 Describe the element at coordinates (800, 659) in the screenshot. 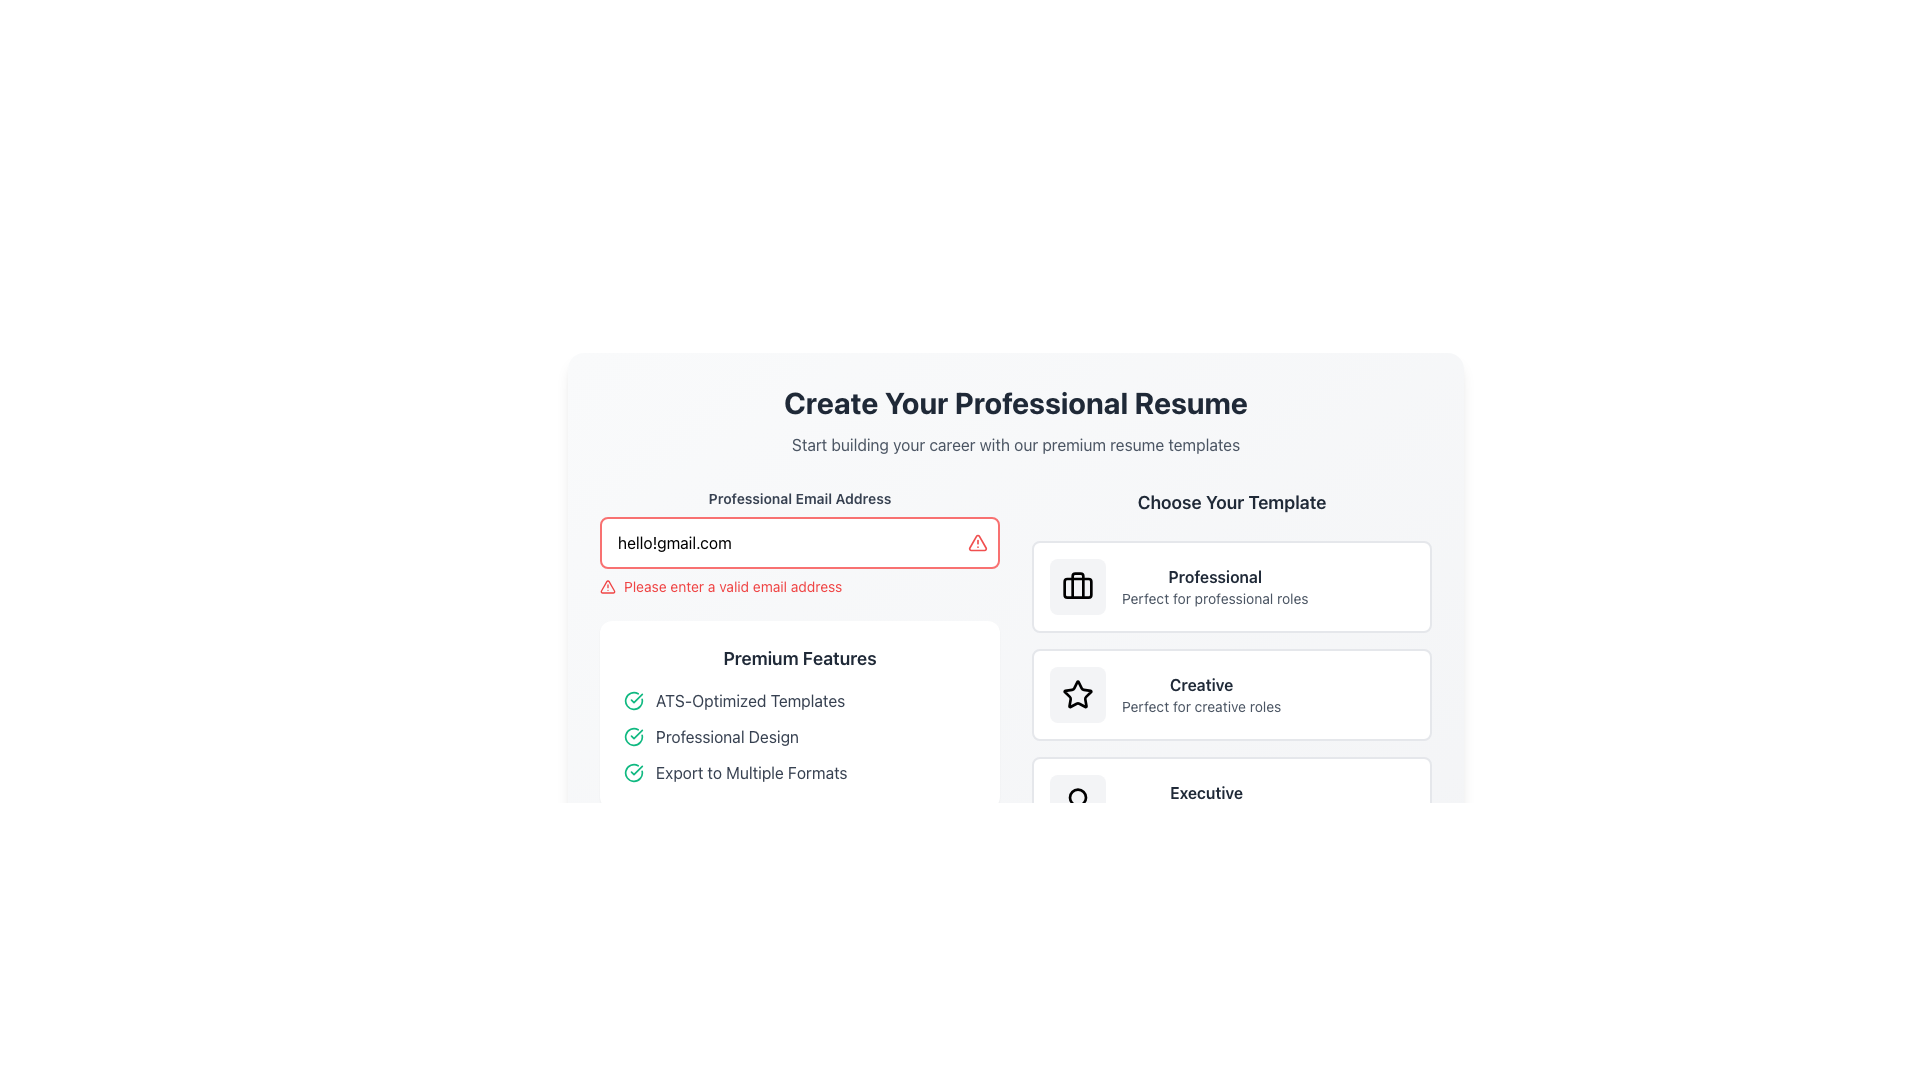

I see `the Text label that serves as a header or title for the section indicating the content or theme of the feature descriptions, located below the email input area` at that location.